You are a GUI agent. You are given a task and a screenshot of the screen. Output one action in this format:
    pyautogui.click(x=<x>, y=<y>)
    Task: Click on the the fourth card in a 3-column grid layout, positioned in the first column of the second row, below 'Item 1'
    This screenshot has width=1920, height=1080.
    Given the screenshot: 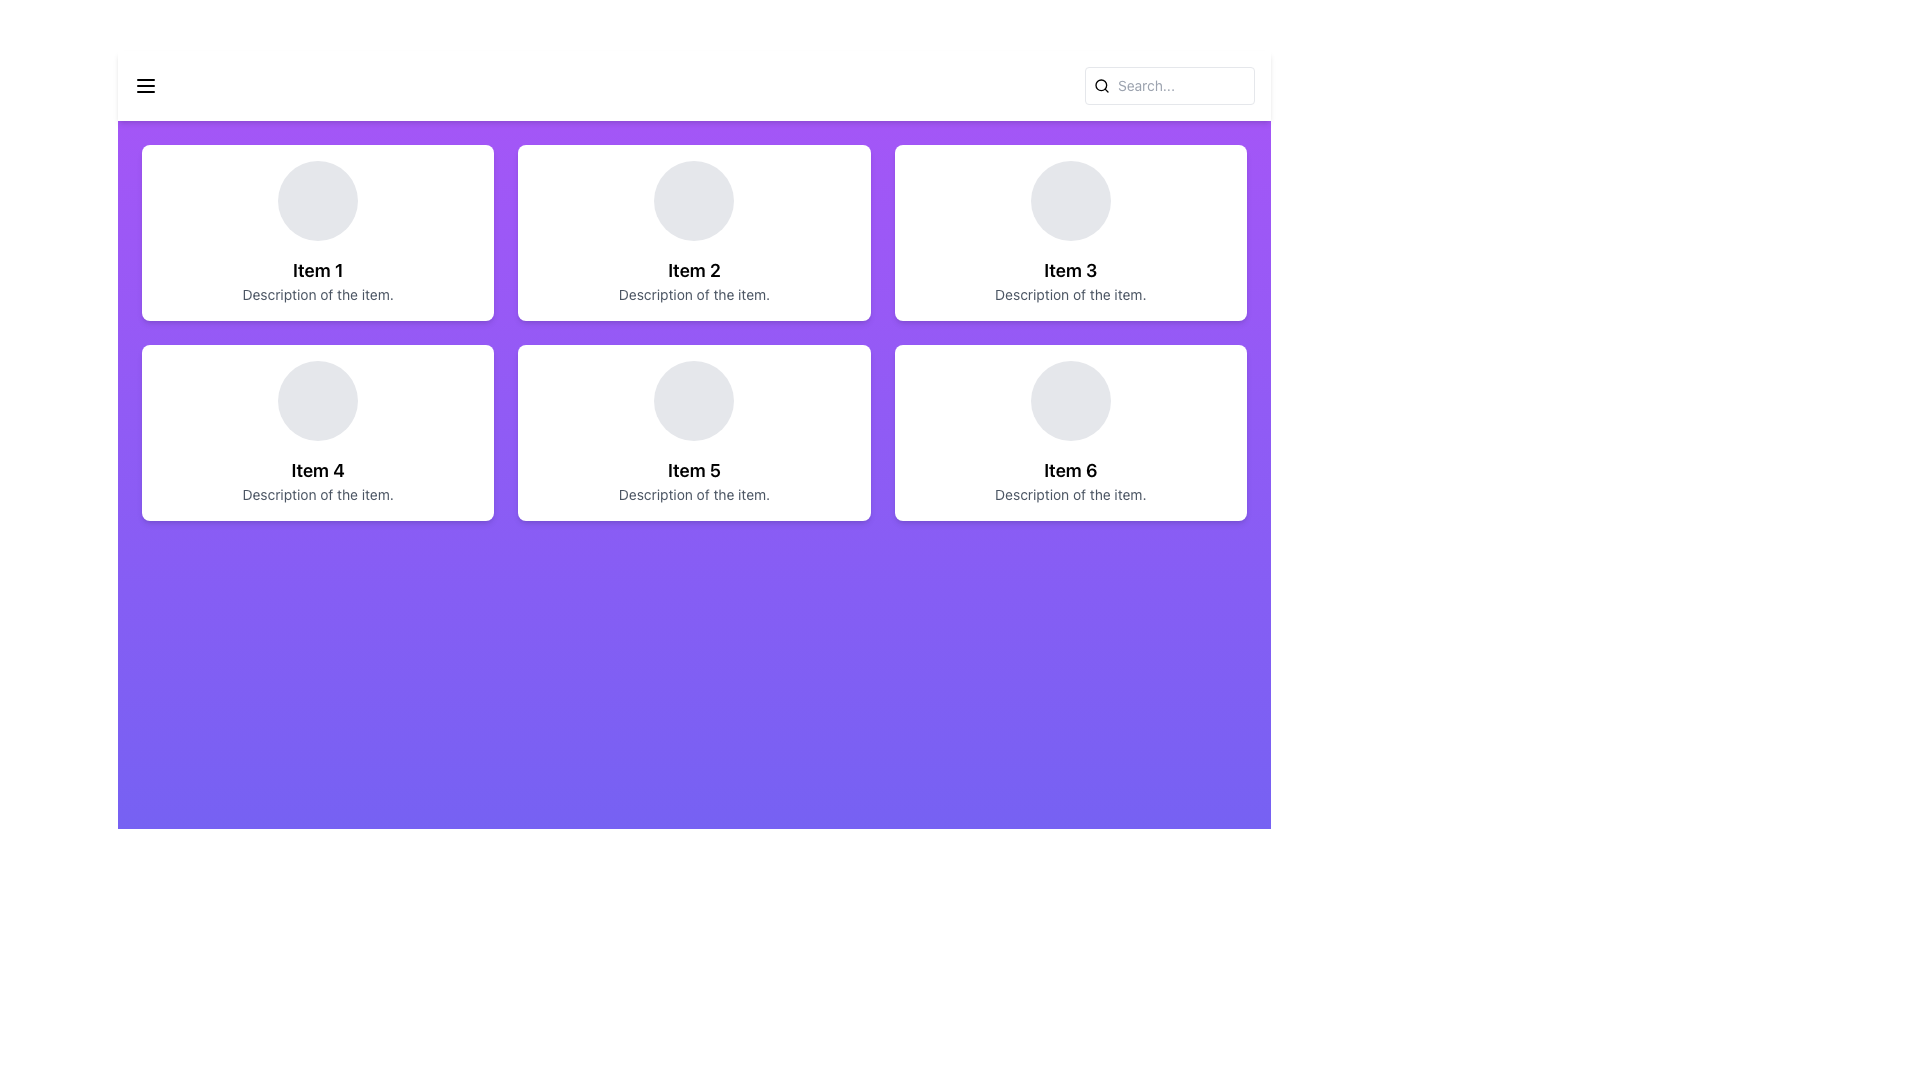 What is the action you would take?
    pyautogui.click(x=317, y=431)
    